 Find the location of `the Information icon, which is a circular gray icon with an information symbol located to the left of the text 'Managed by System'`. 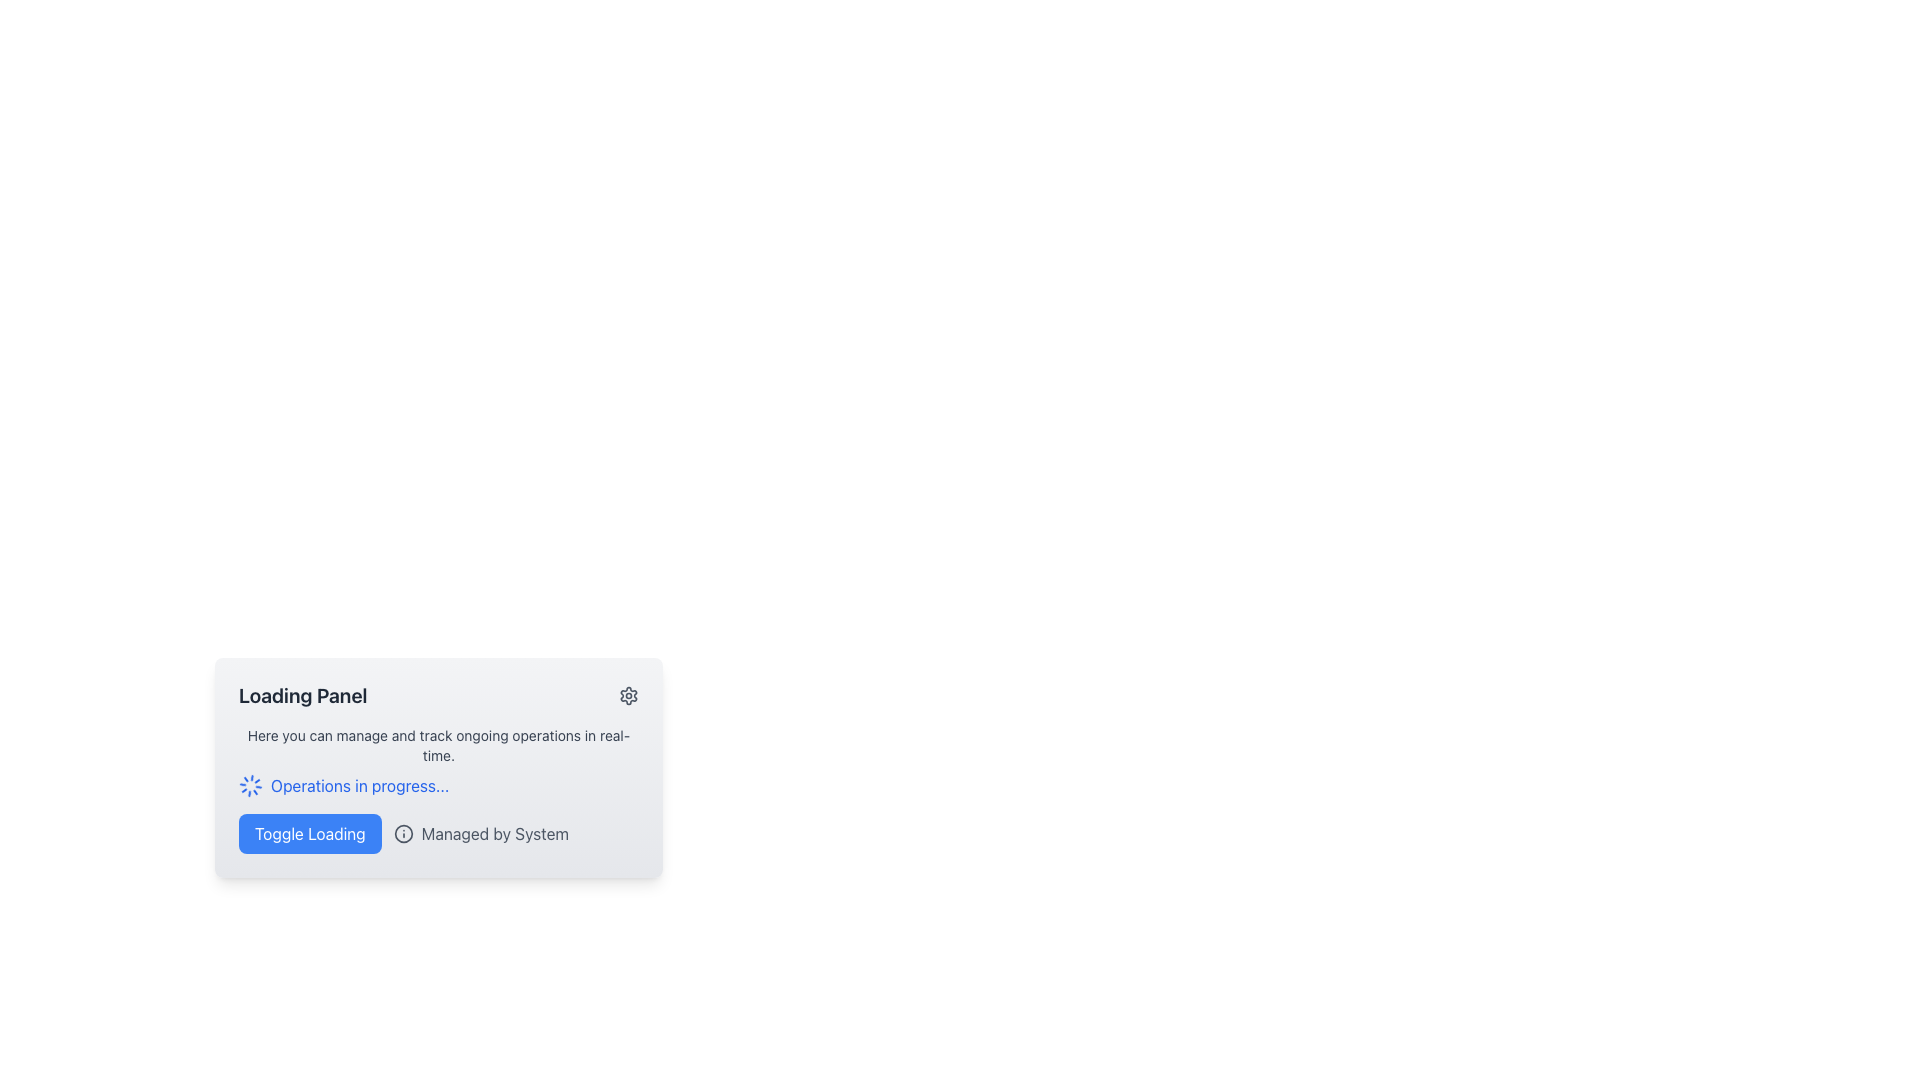

the Information icon, which is a circular gray icon with an information symbol located to the left of the text 'Managed by System' is located at coordinates (402, 833).